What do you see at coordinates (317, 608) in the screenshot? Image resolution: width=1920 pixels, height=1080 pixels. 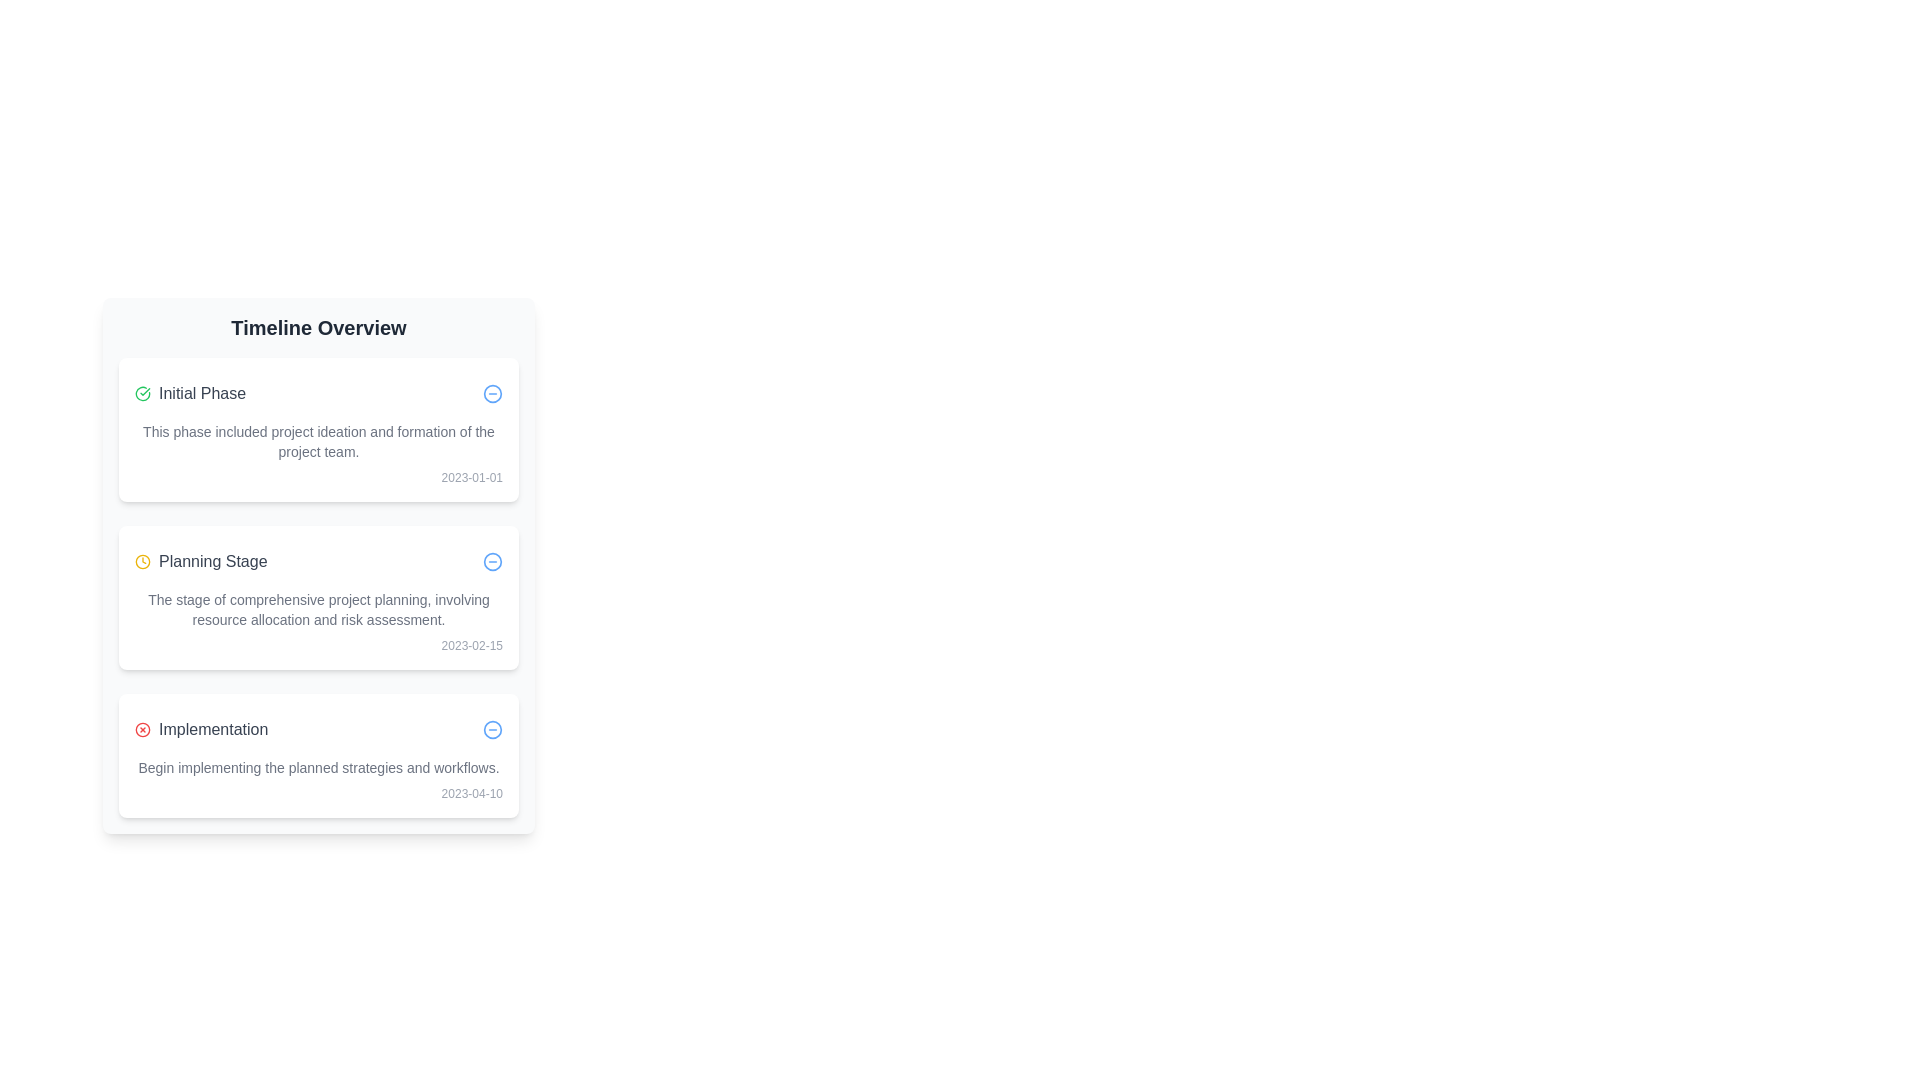 I see `the Static Text displaying a concise description in gray text, located below the heading 'Planning Stage' and above the date '2023-02-15'` at bounding box center [317, 608].